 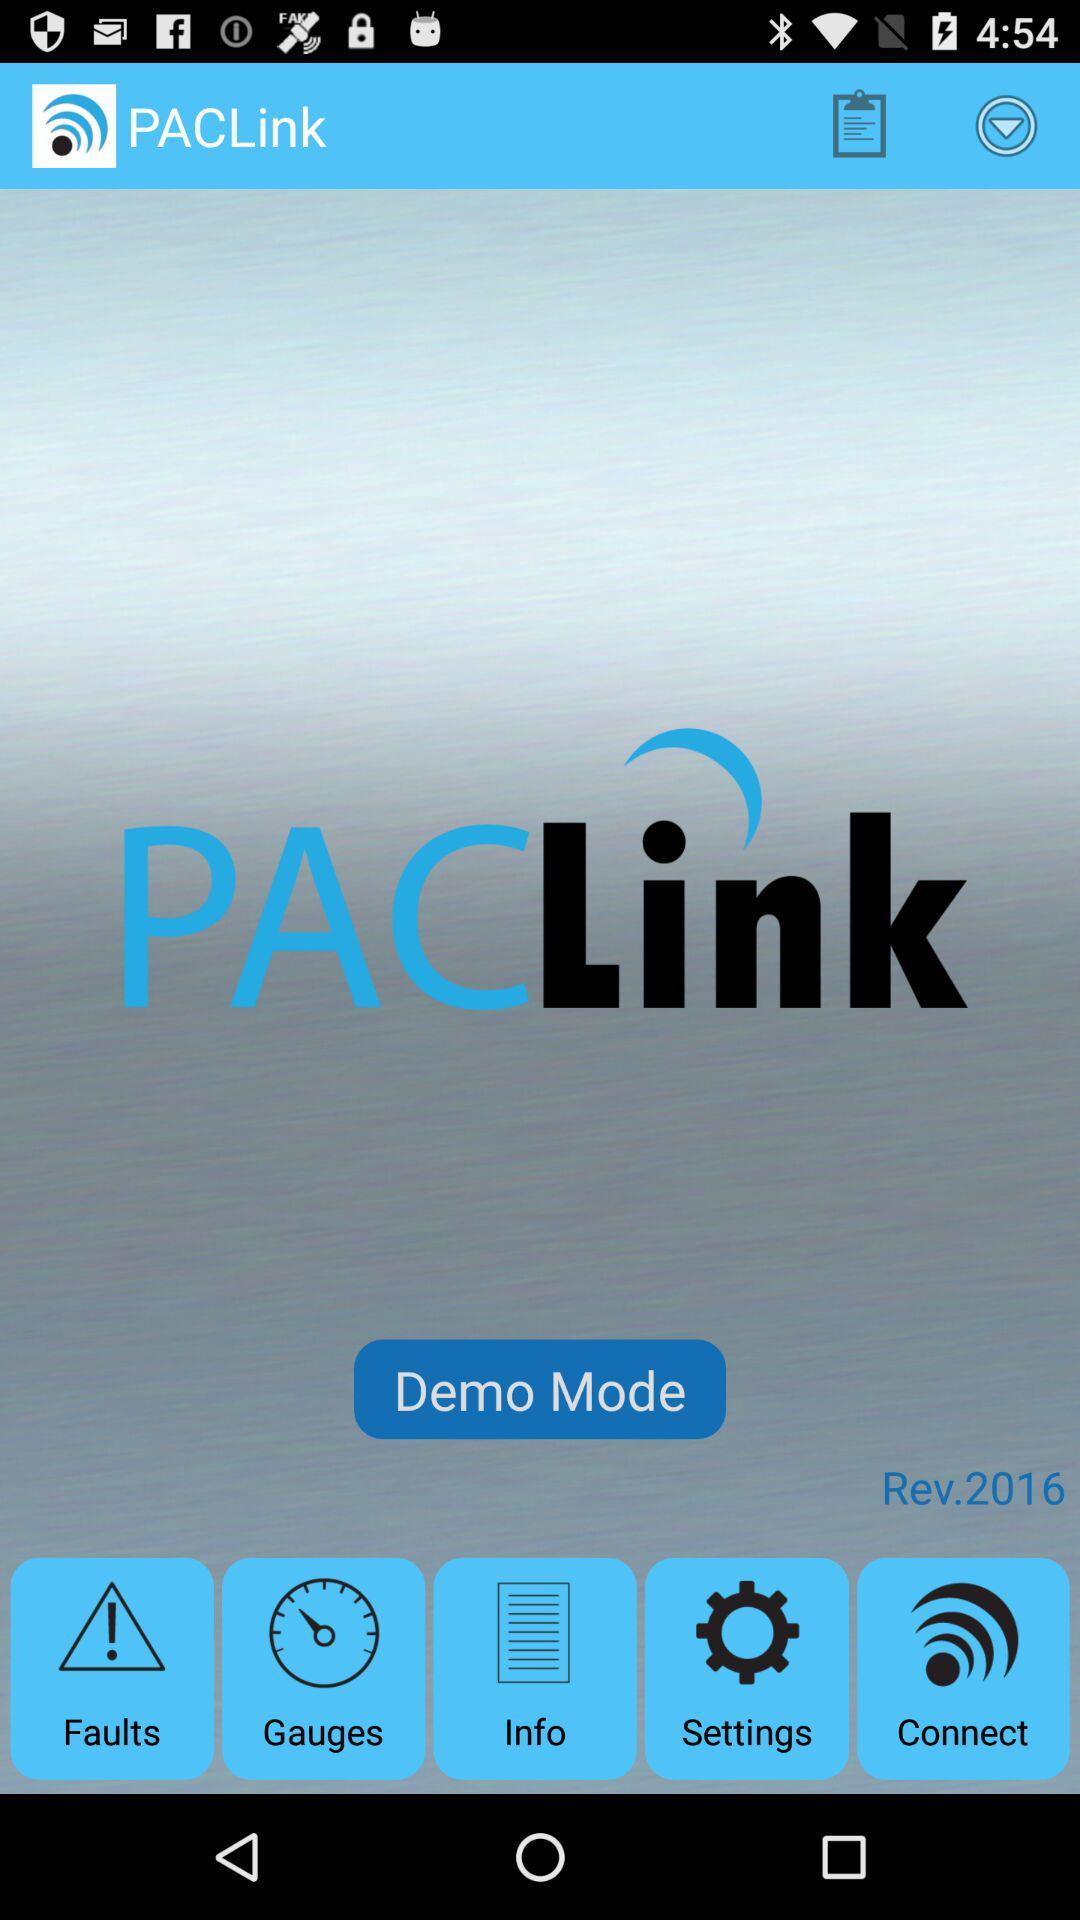 I want to click on icon to the right of the paclink icon, so click(x=858, y=124).